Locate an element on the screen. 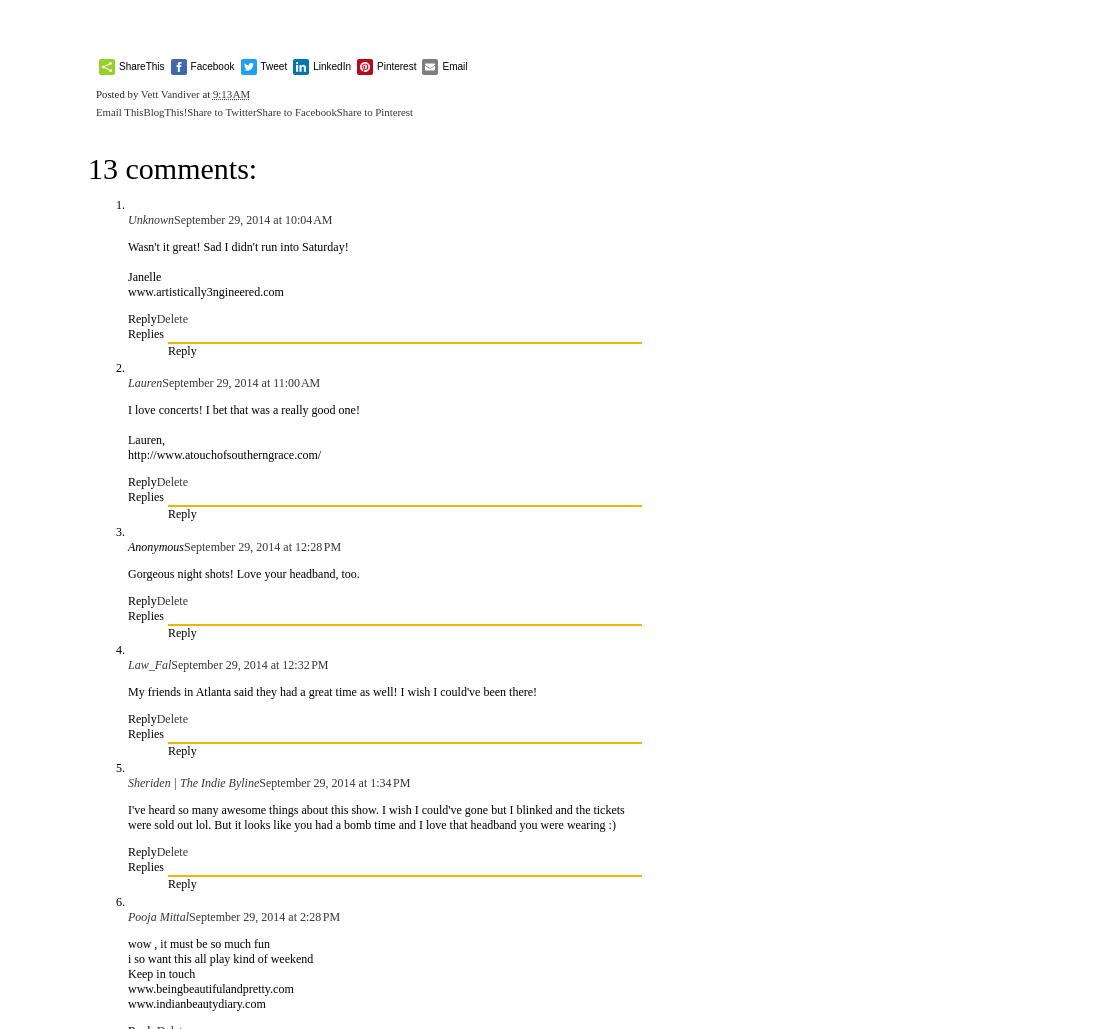 The height and width of the screenshot is (1029, 1098). '9:13 AM' is located at coordinates (230, 93).